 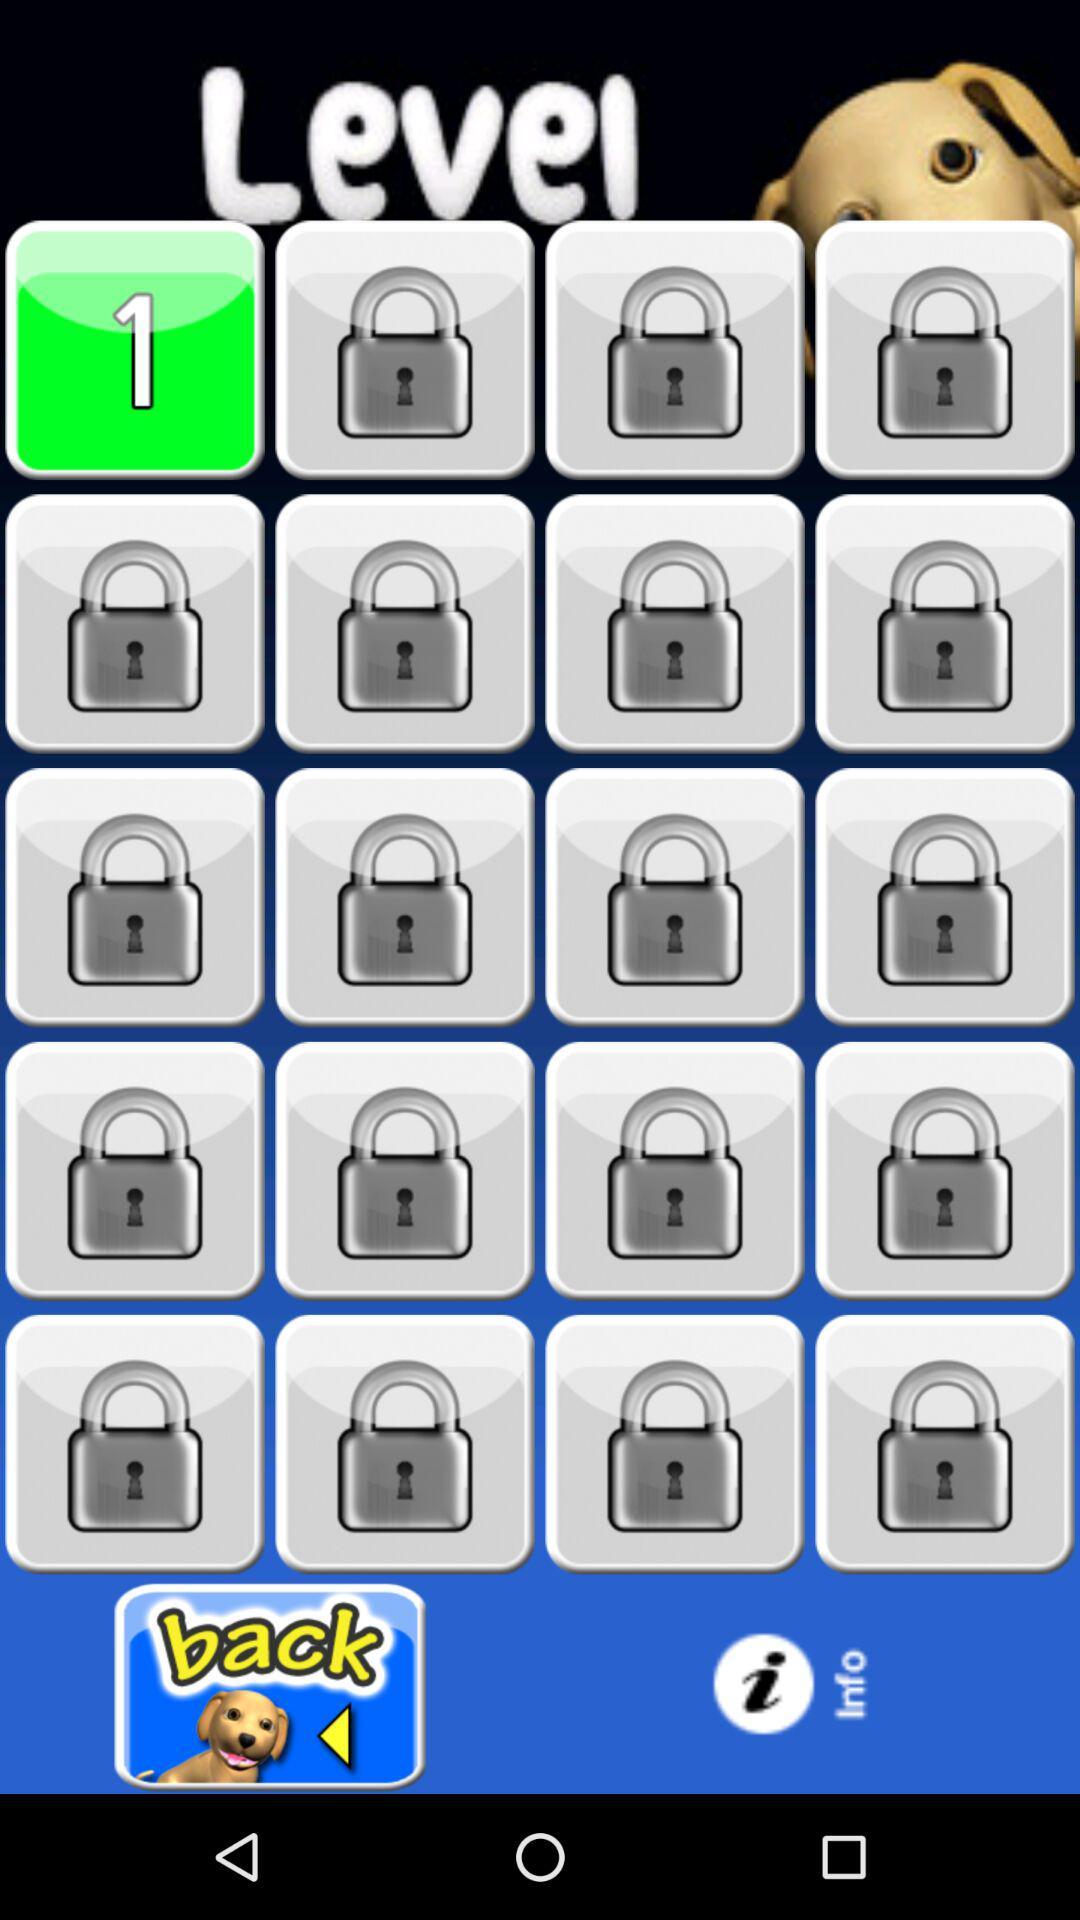 What do you see at coordinates (810, 1686) in the screenshot?
I see `game information` at bounding box center [810, 1686].